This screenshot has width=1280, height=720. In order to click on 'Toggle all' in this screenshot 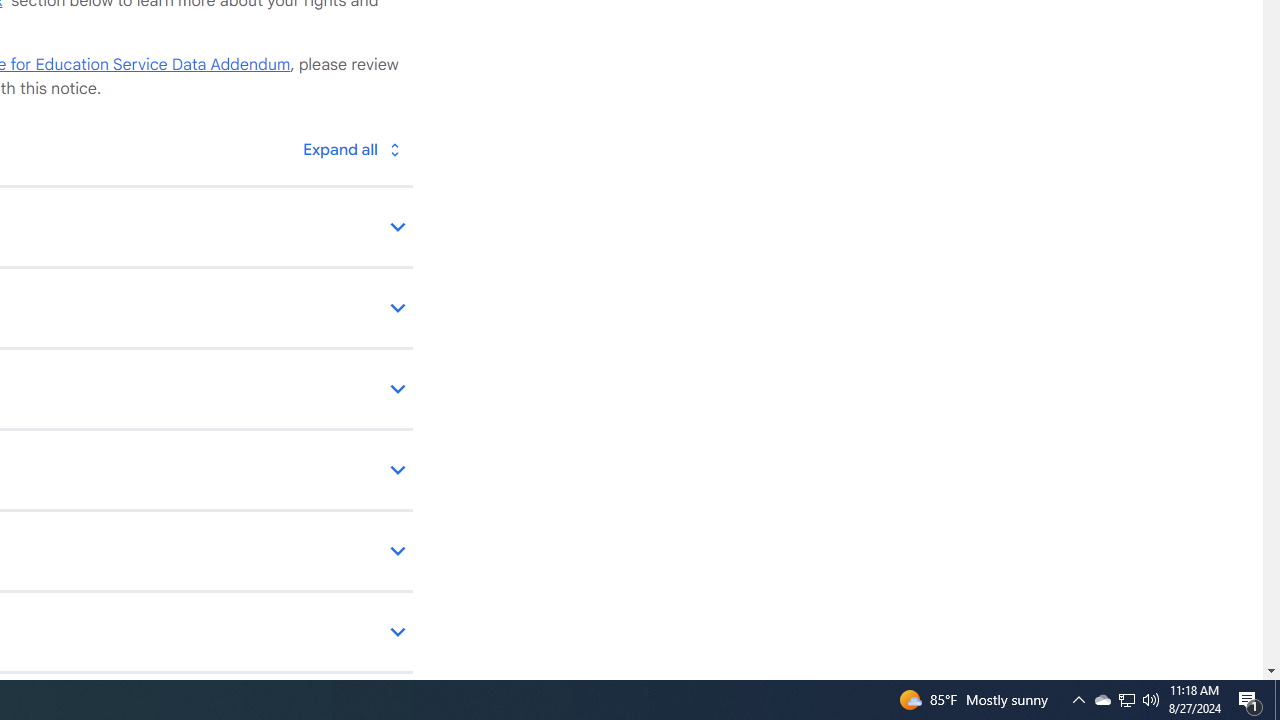, I will do `click(351, 148)`.